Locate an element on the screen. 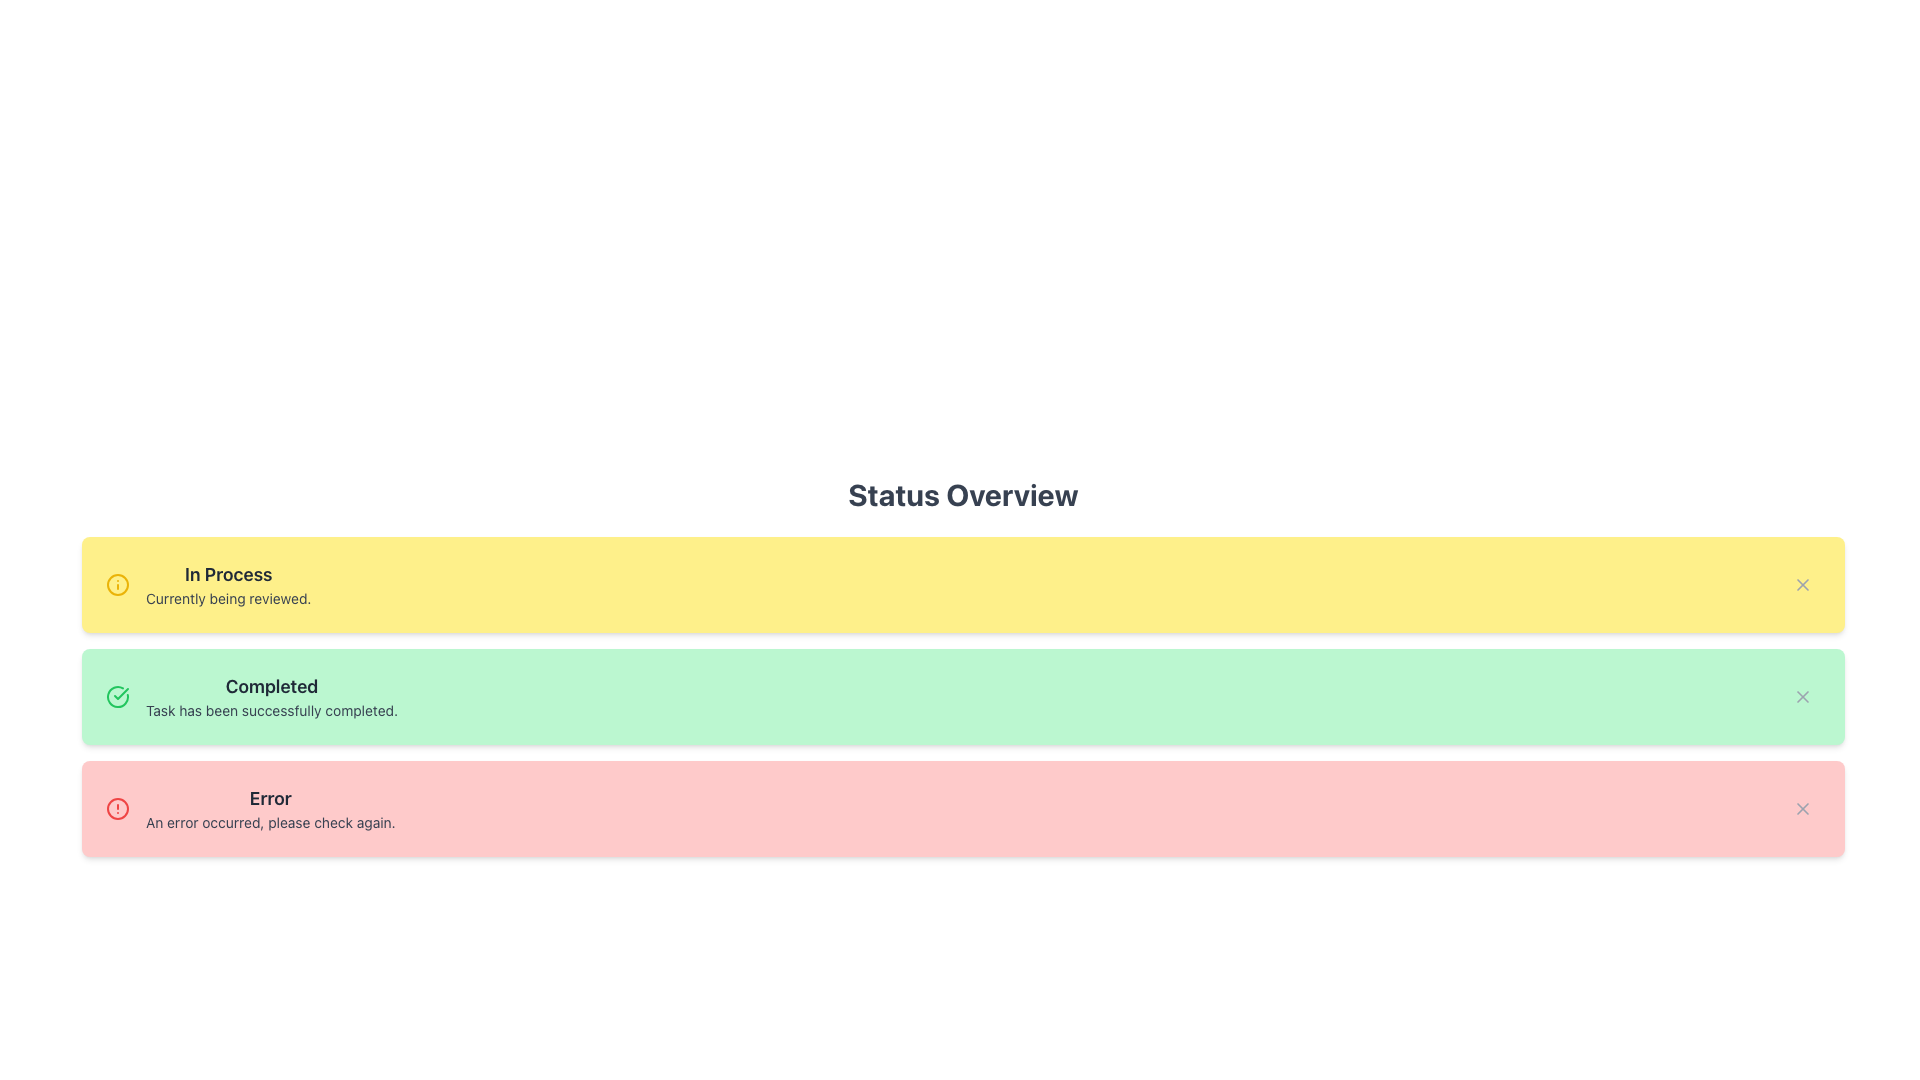 This screenshot has height=1080, width=1920. the 'X' icon on the yellow background is located at coordinates (1803, 585).